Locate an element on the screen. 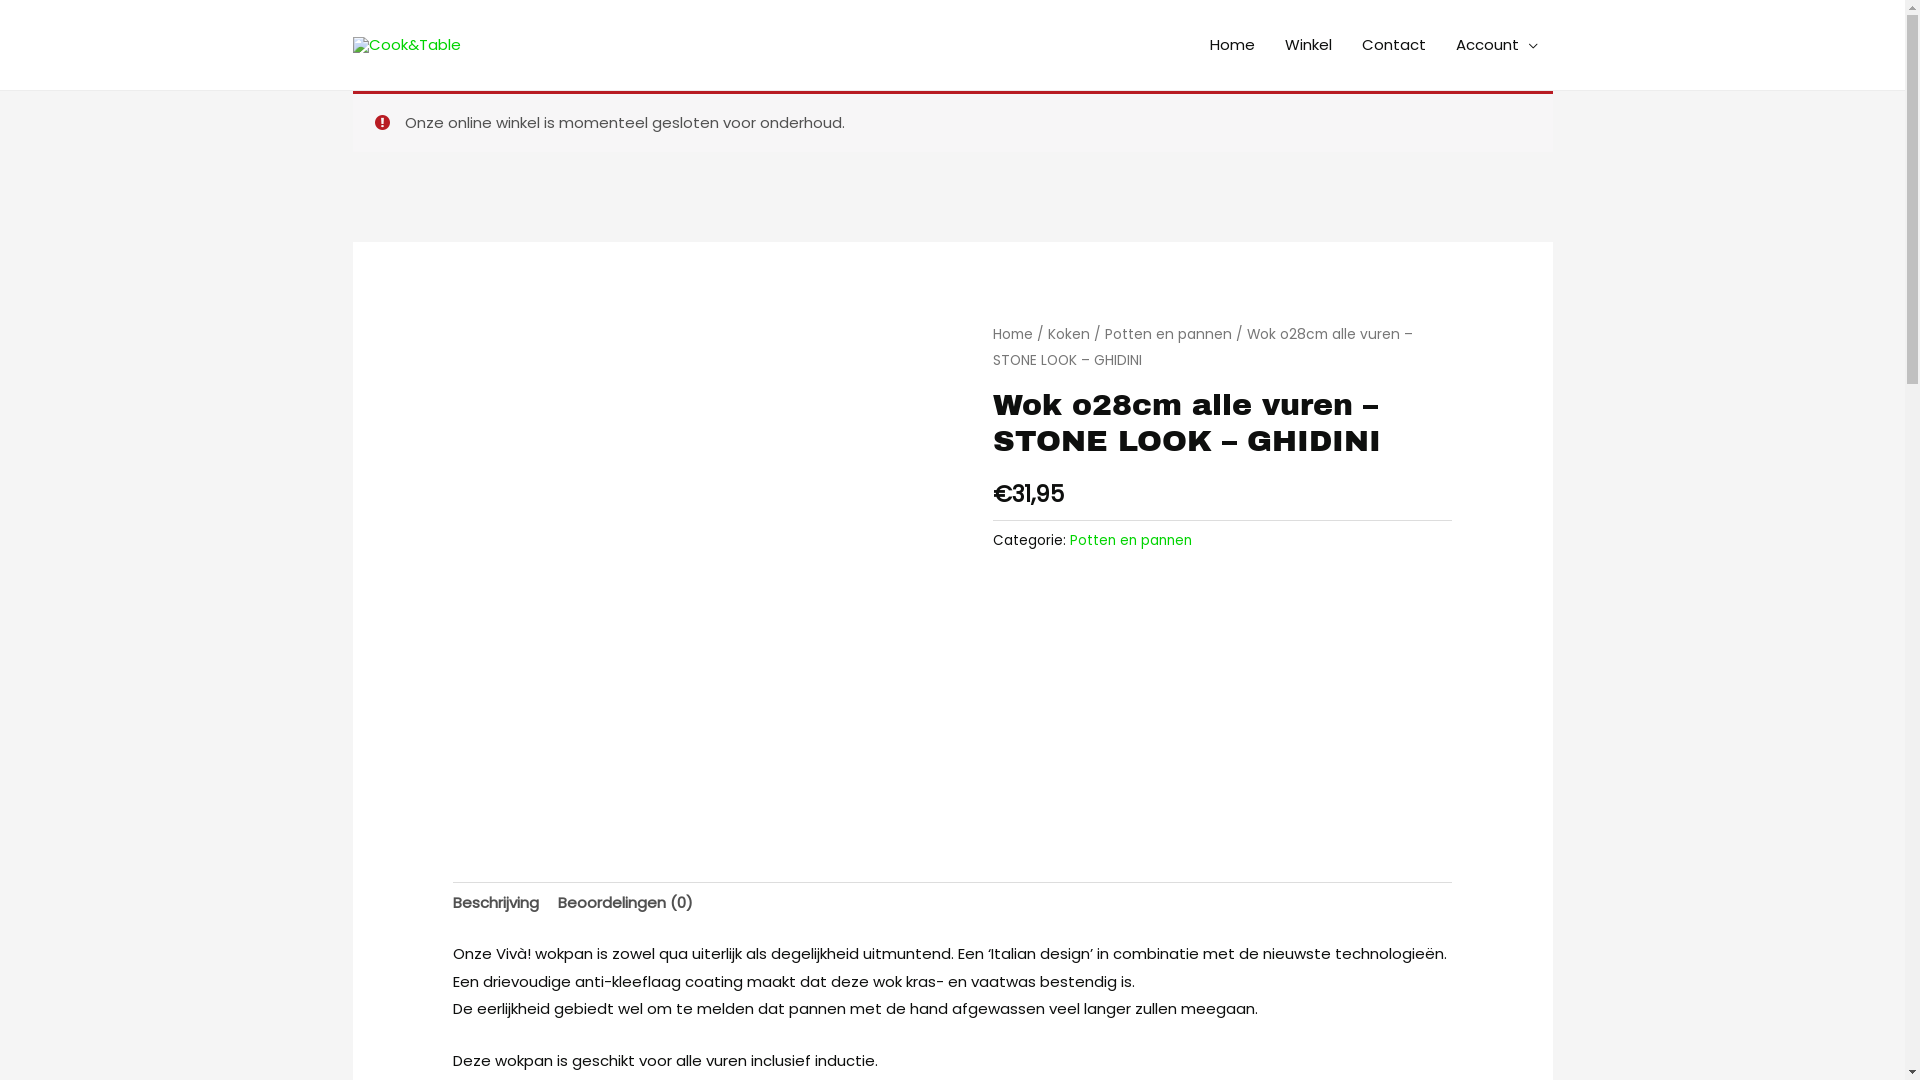  'Account' is located at coordinates (1496, 45).